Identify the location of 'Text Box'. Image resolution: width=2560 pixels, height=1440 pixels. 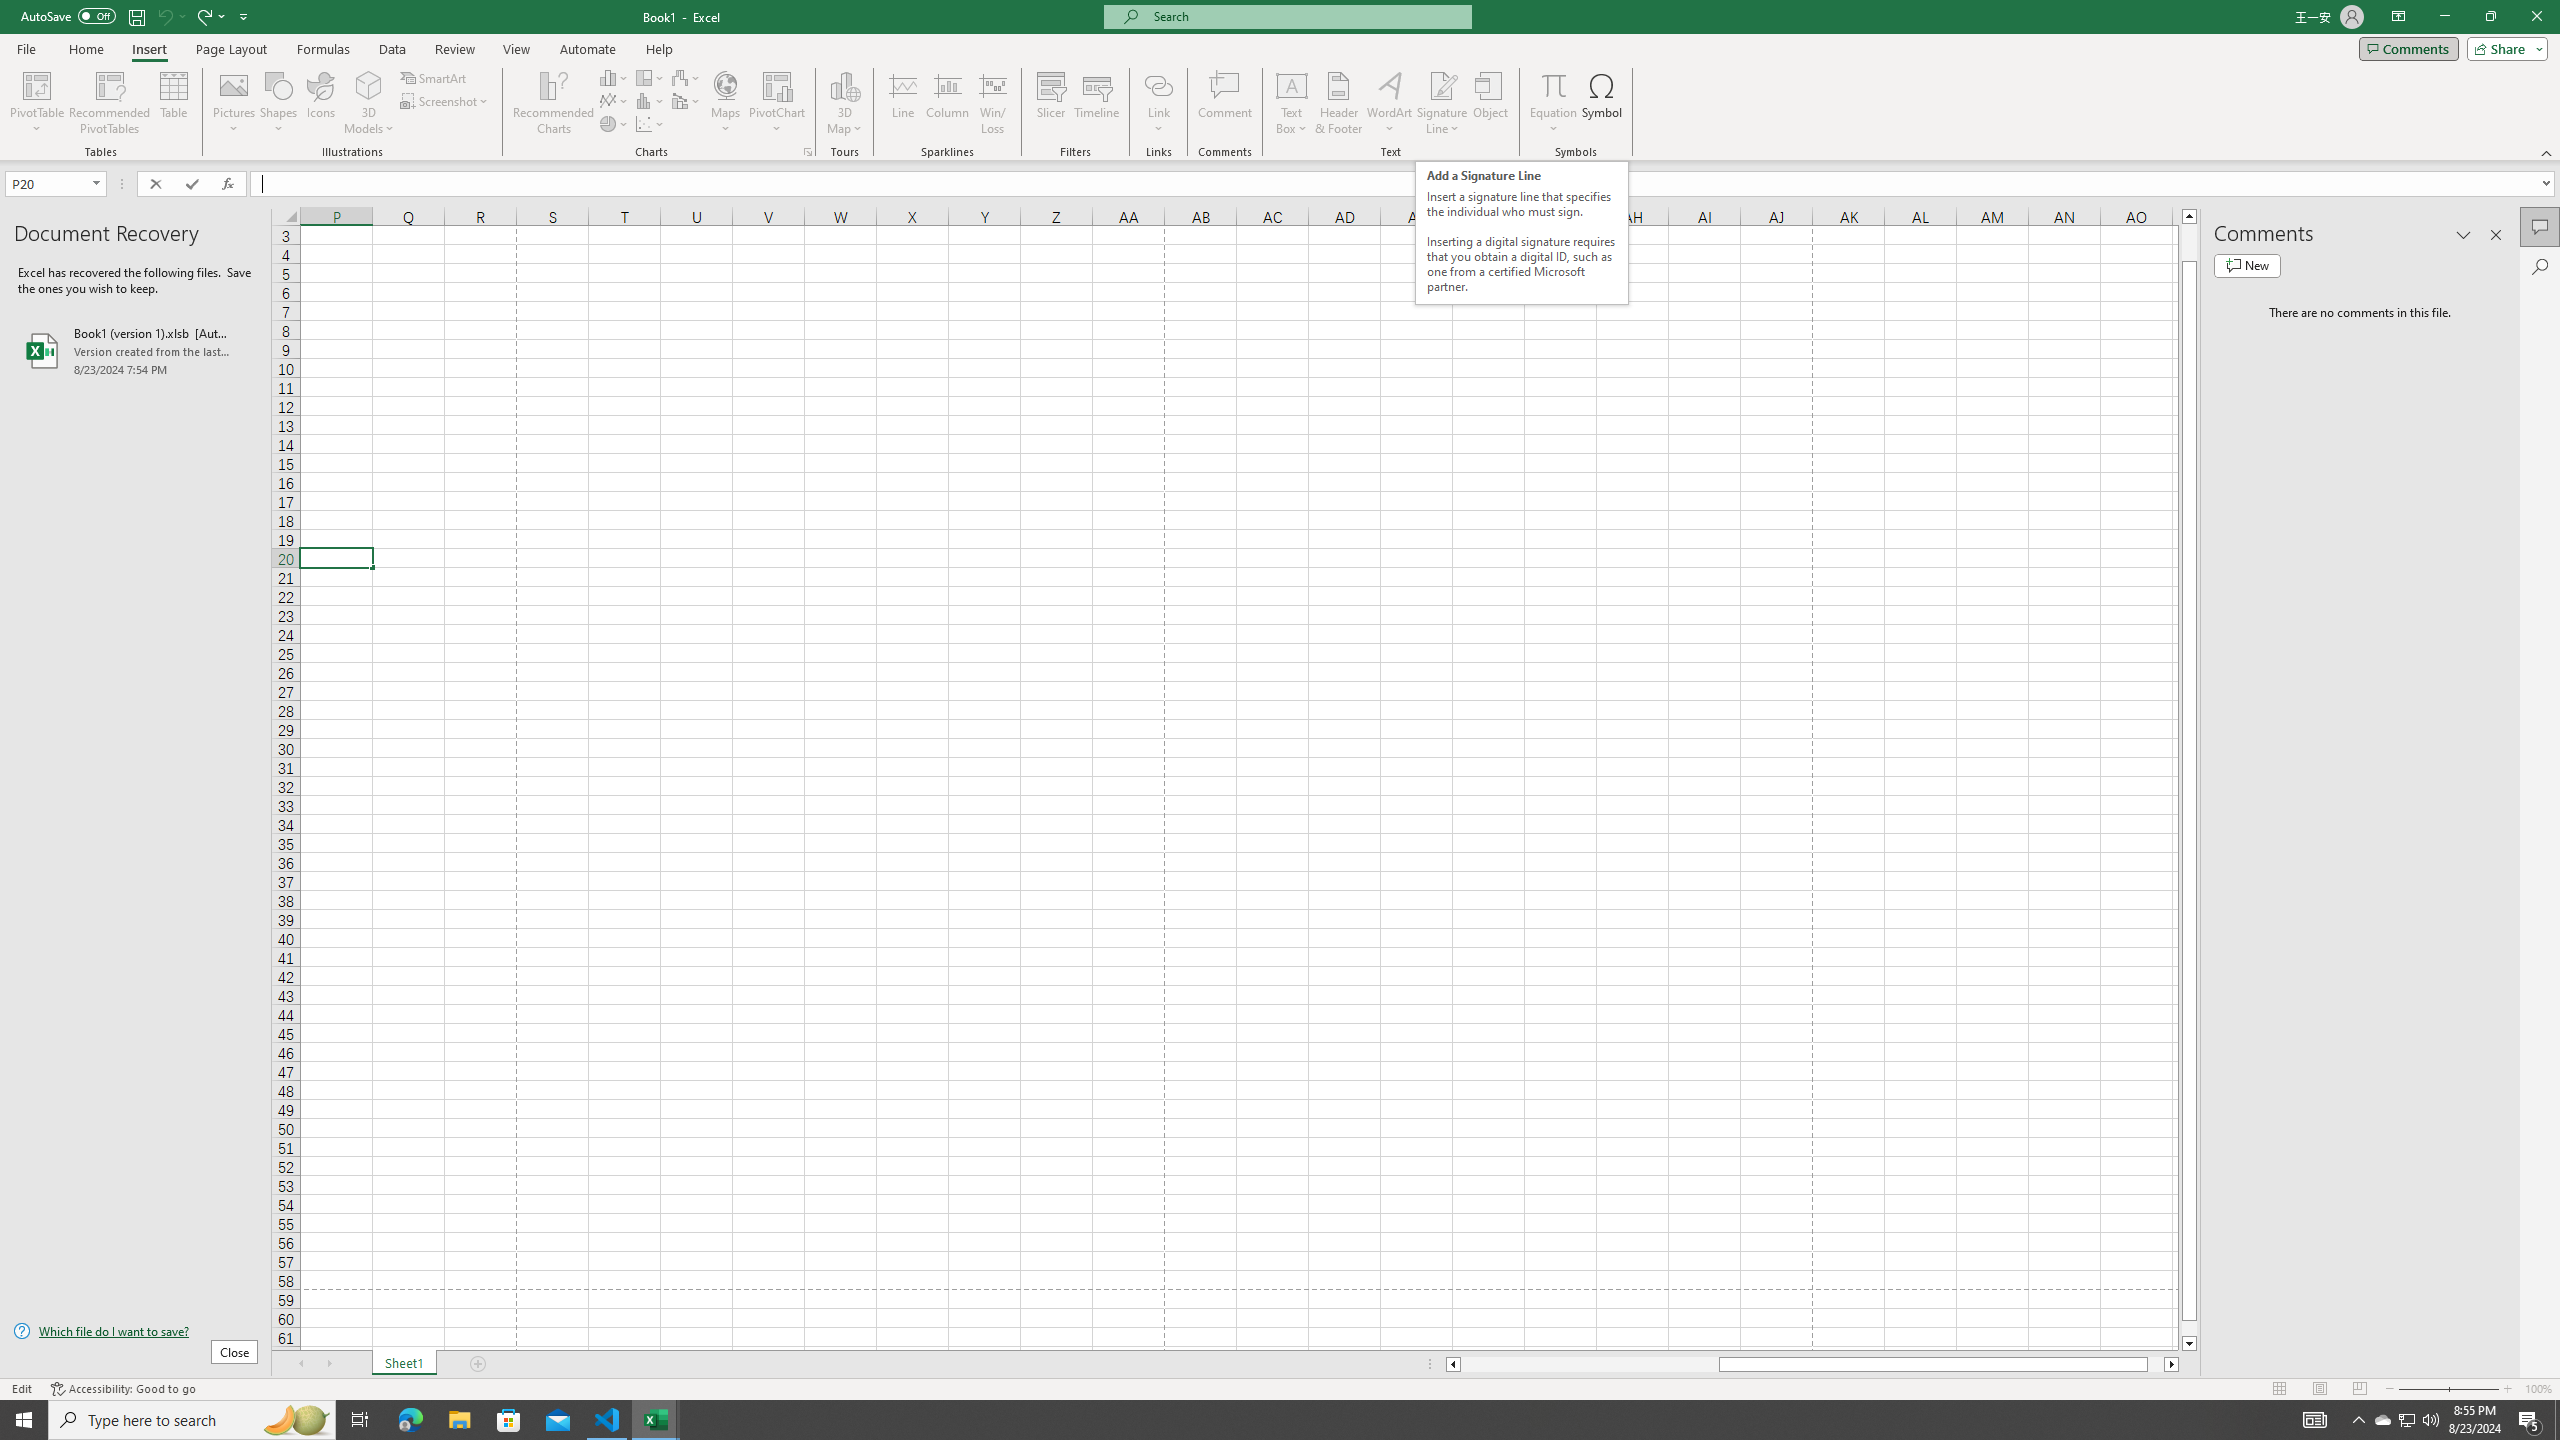
(1291, 103).